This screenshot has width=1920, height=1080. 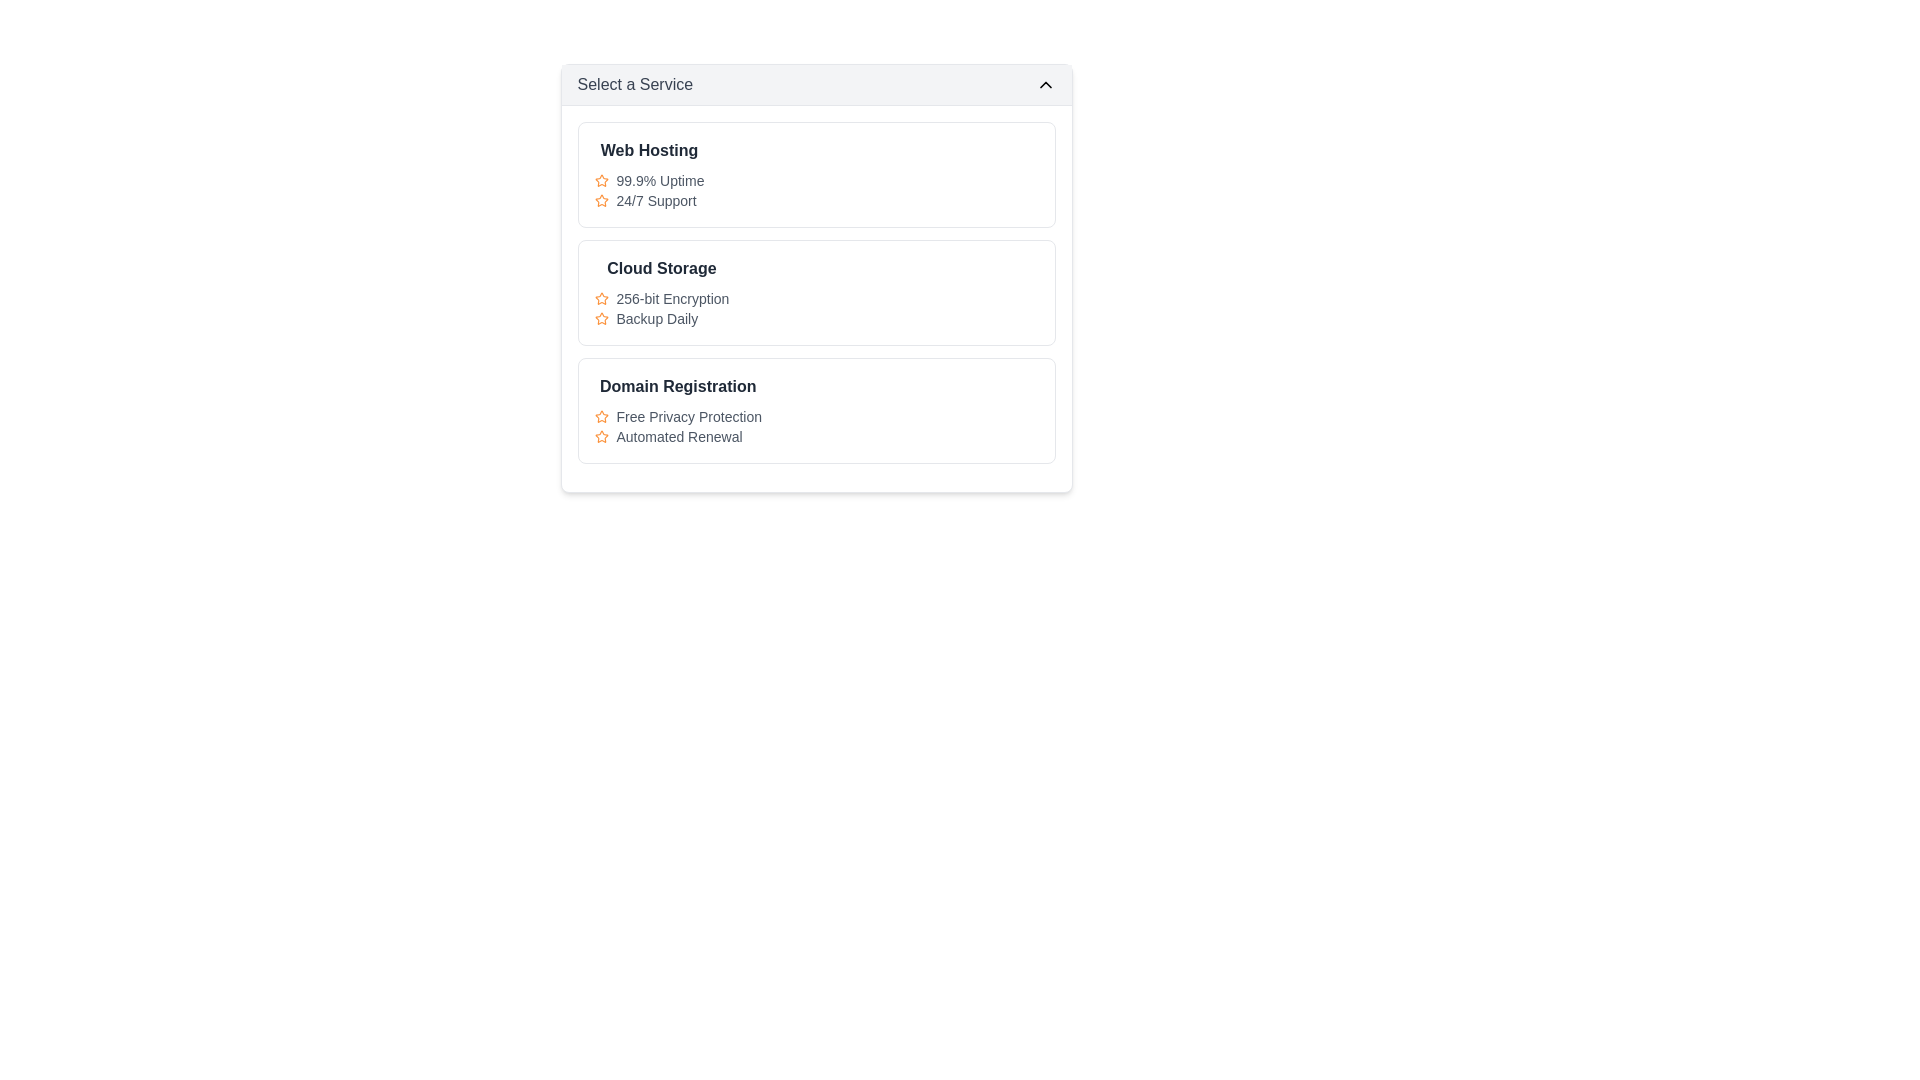 I want to click on the text label indicating that backups for 'Cloud Storage' are performed daily, located beneath the '256-bit Encryption' label in the 'Cloud Storage' panel, so click(x=662, y=318).